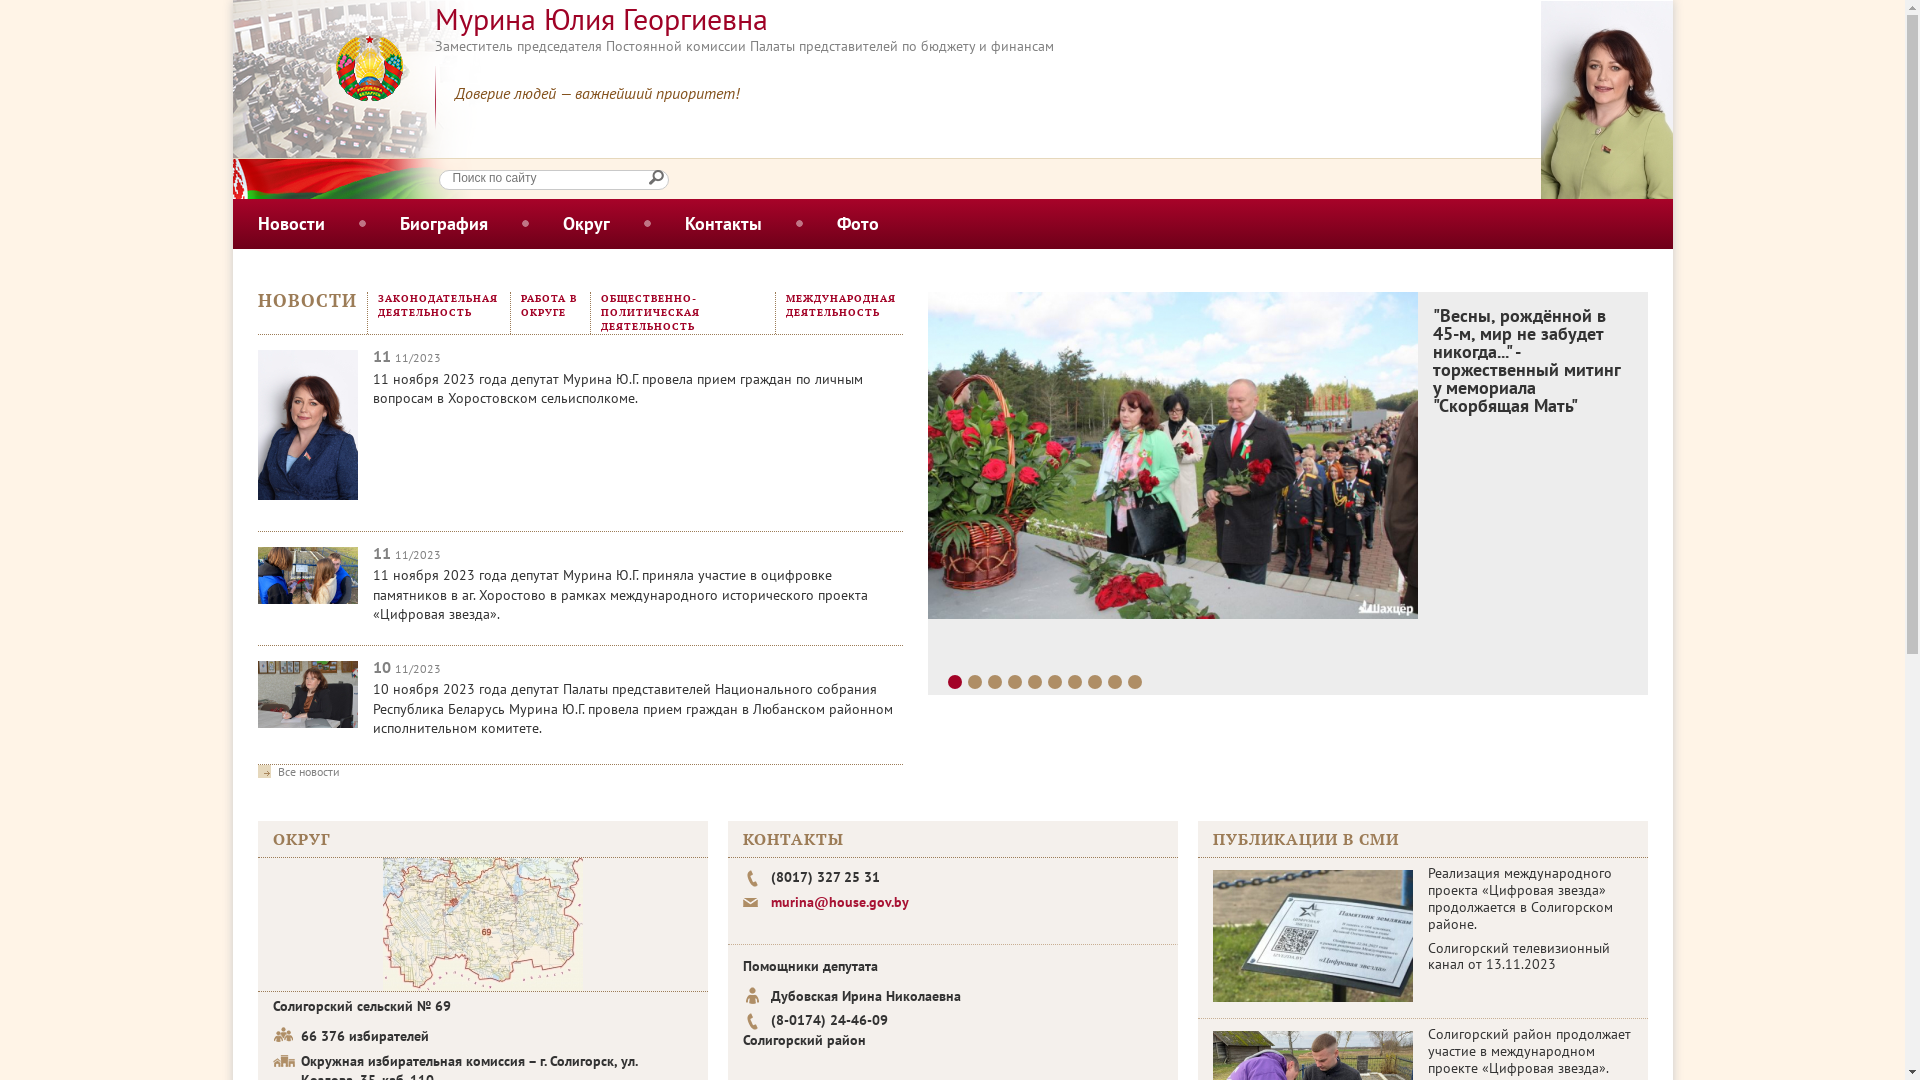  Describe the element at coordinates (839, 902) in the screenshot. I see `'murina@house.gov.by'` at that location.